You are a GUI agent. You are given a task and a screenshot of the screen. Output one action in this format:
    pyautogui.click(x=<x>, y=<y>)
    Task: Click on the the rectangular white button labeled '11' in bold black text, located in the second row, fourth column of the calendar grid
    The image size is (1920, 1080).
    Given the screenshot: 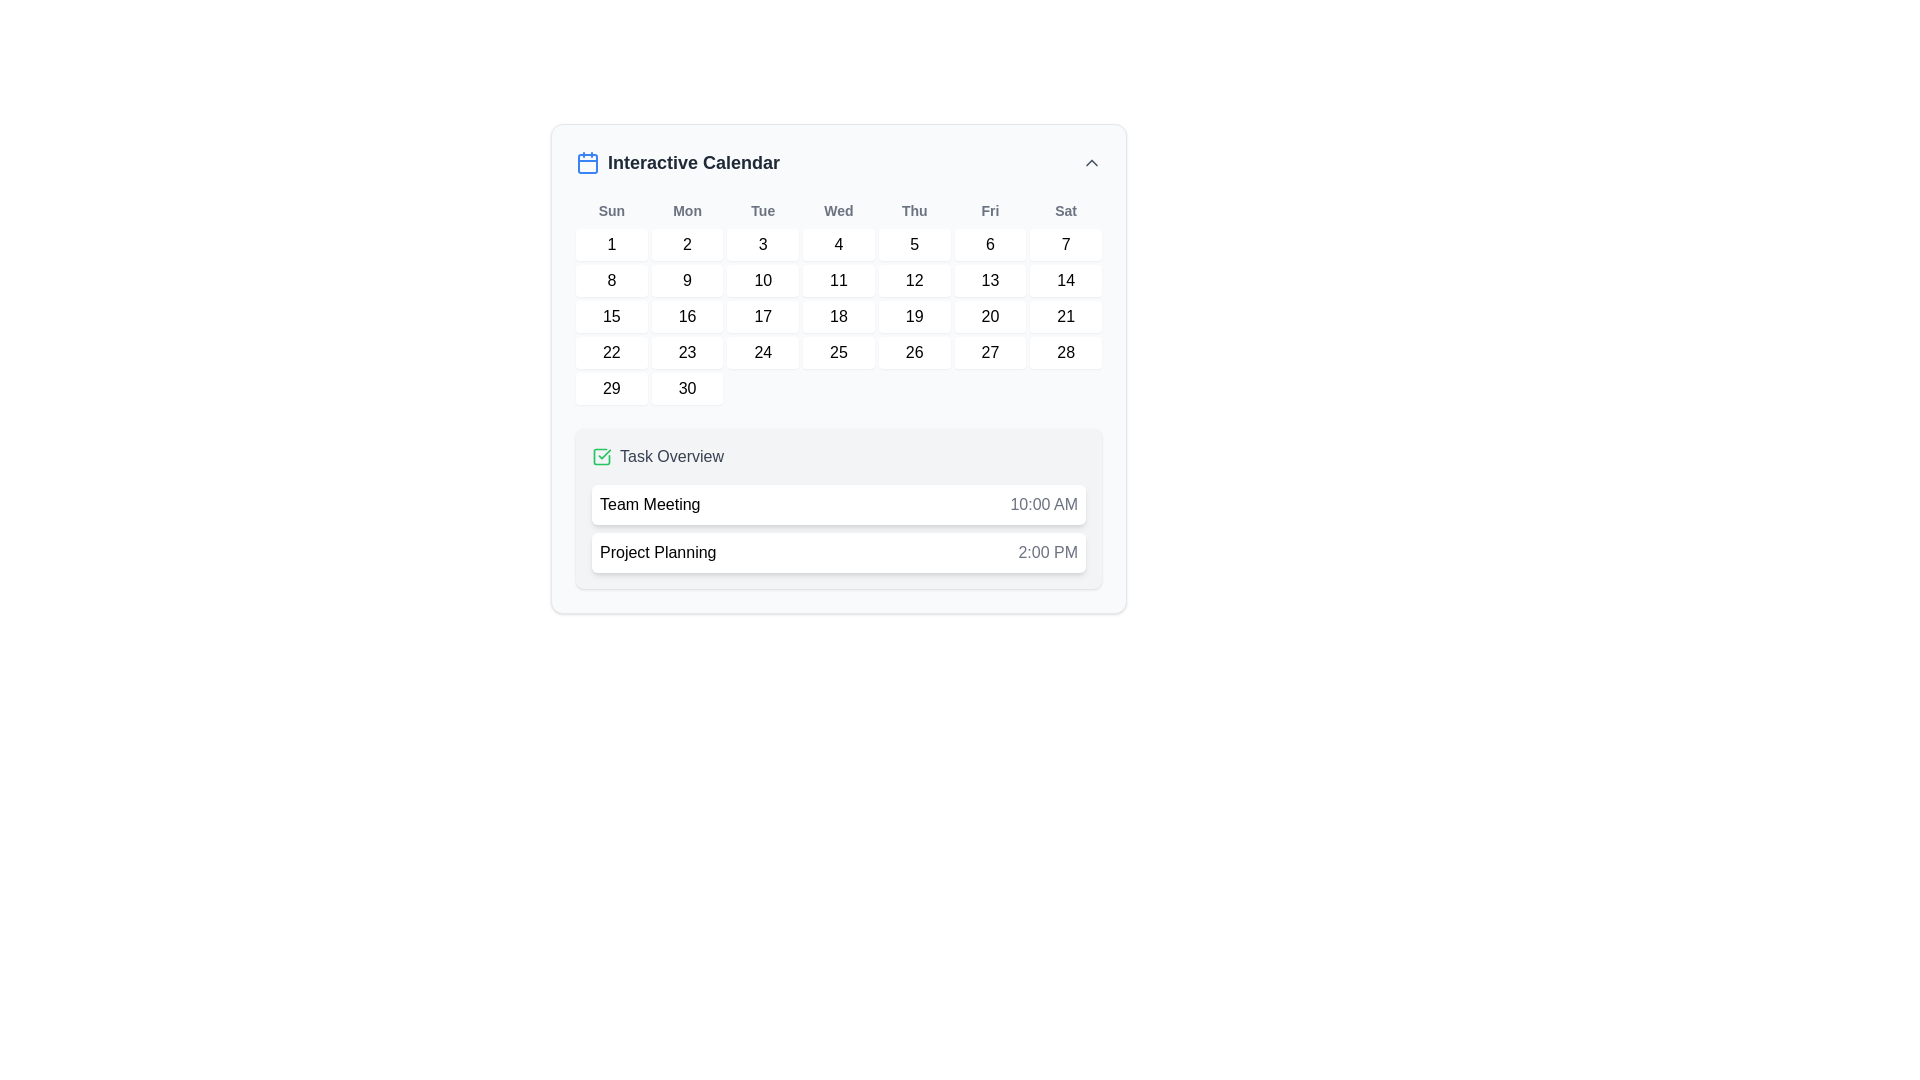 What is the action you would take?
    pyautogui.click(x=839, y=281)
    